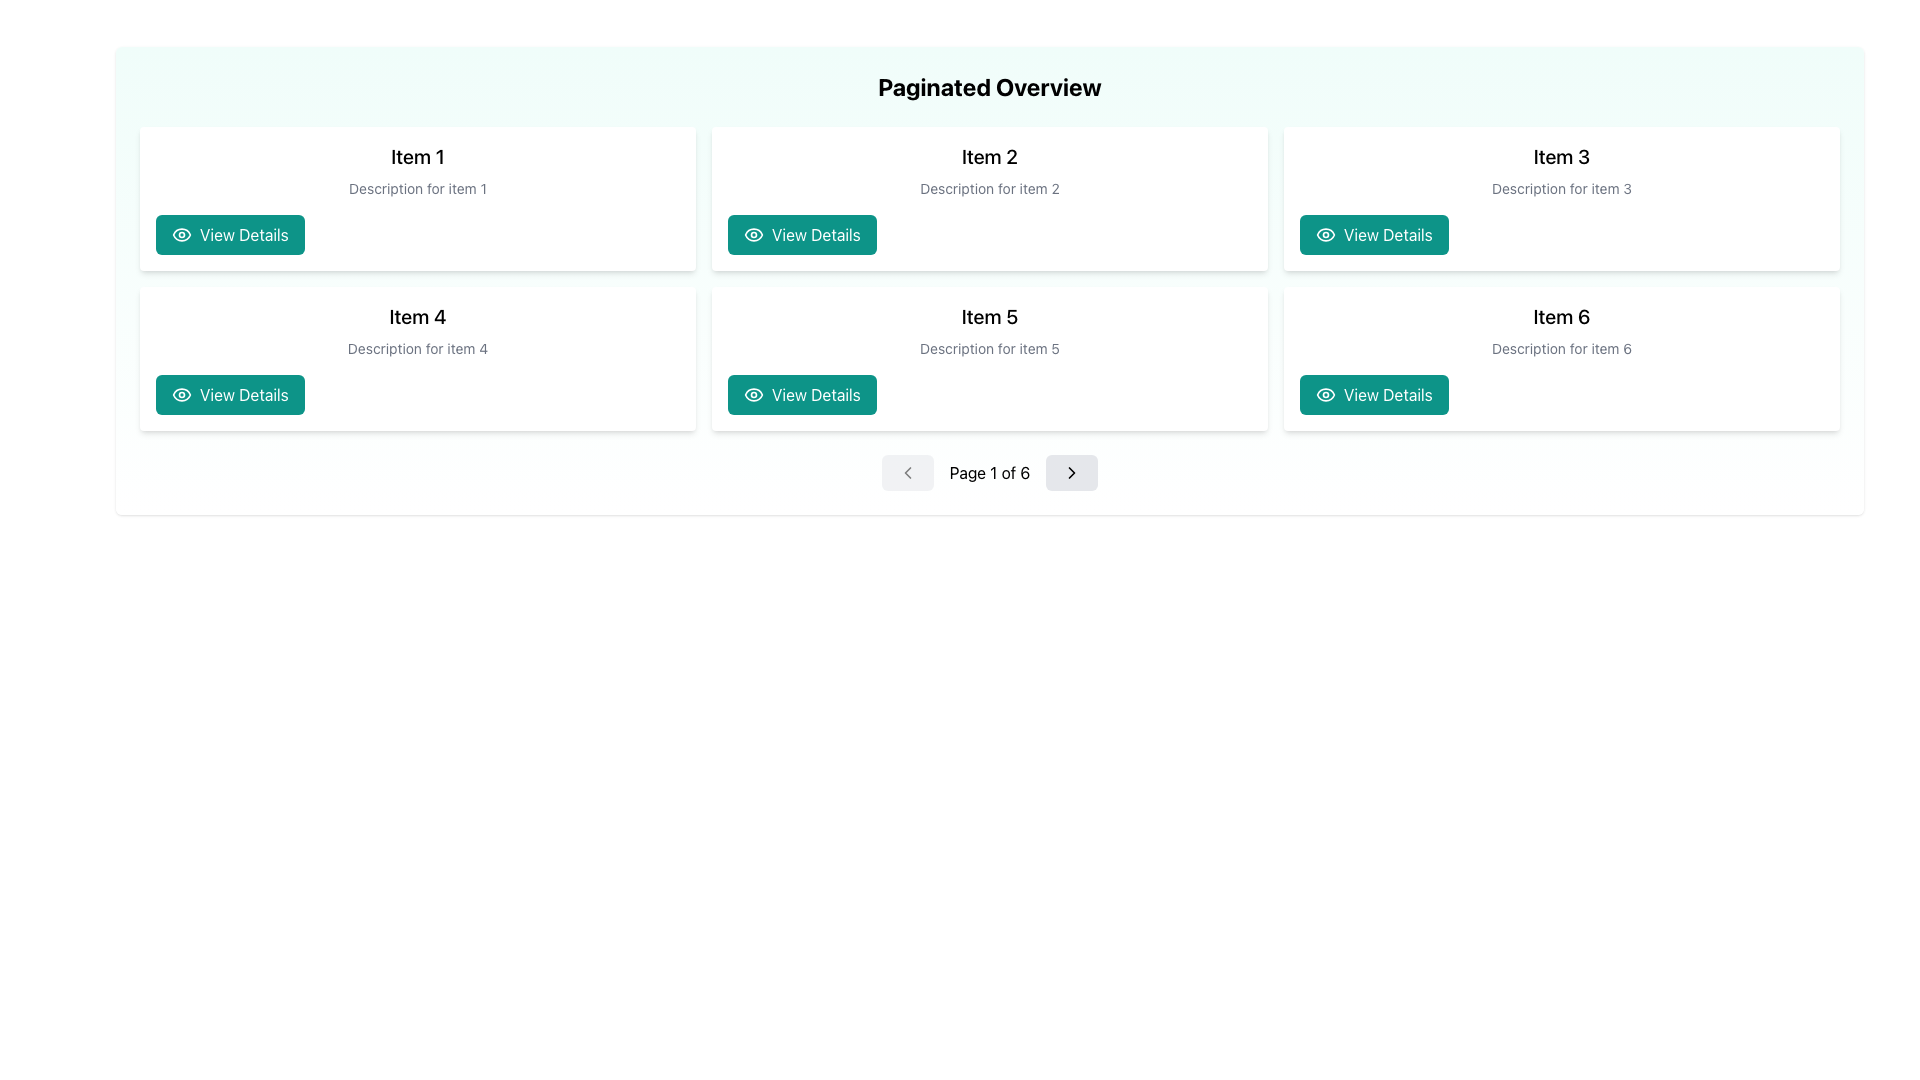 The width and height of the screenshot is (1920, 1080). I want to click on the text label displaying 'Item 6', which is styled in a bold, large font and located in the bottom-right card of the grid layout, so click(1560, 315).